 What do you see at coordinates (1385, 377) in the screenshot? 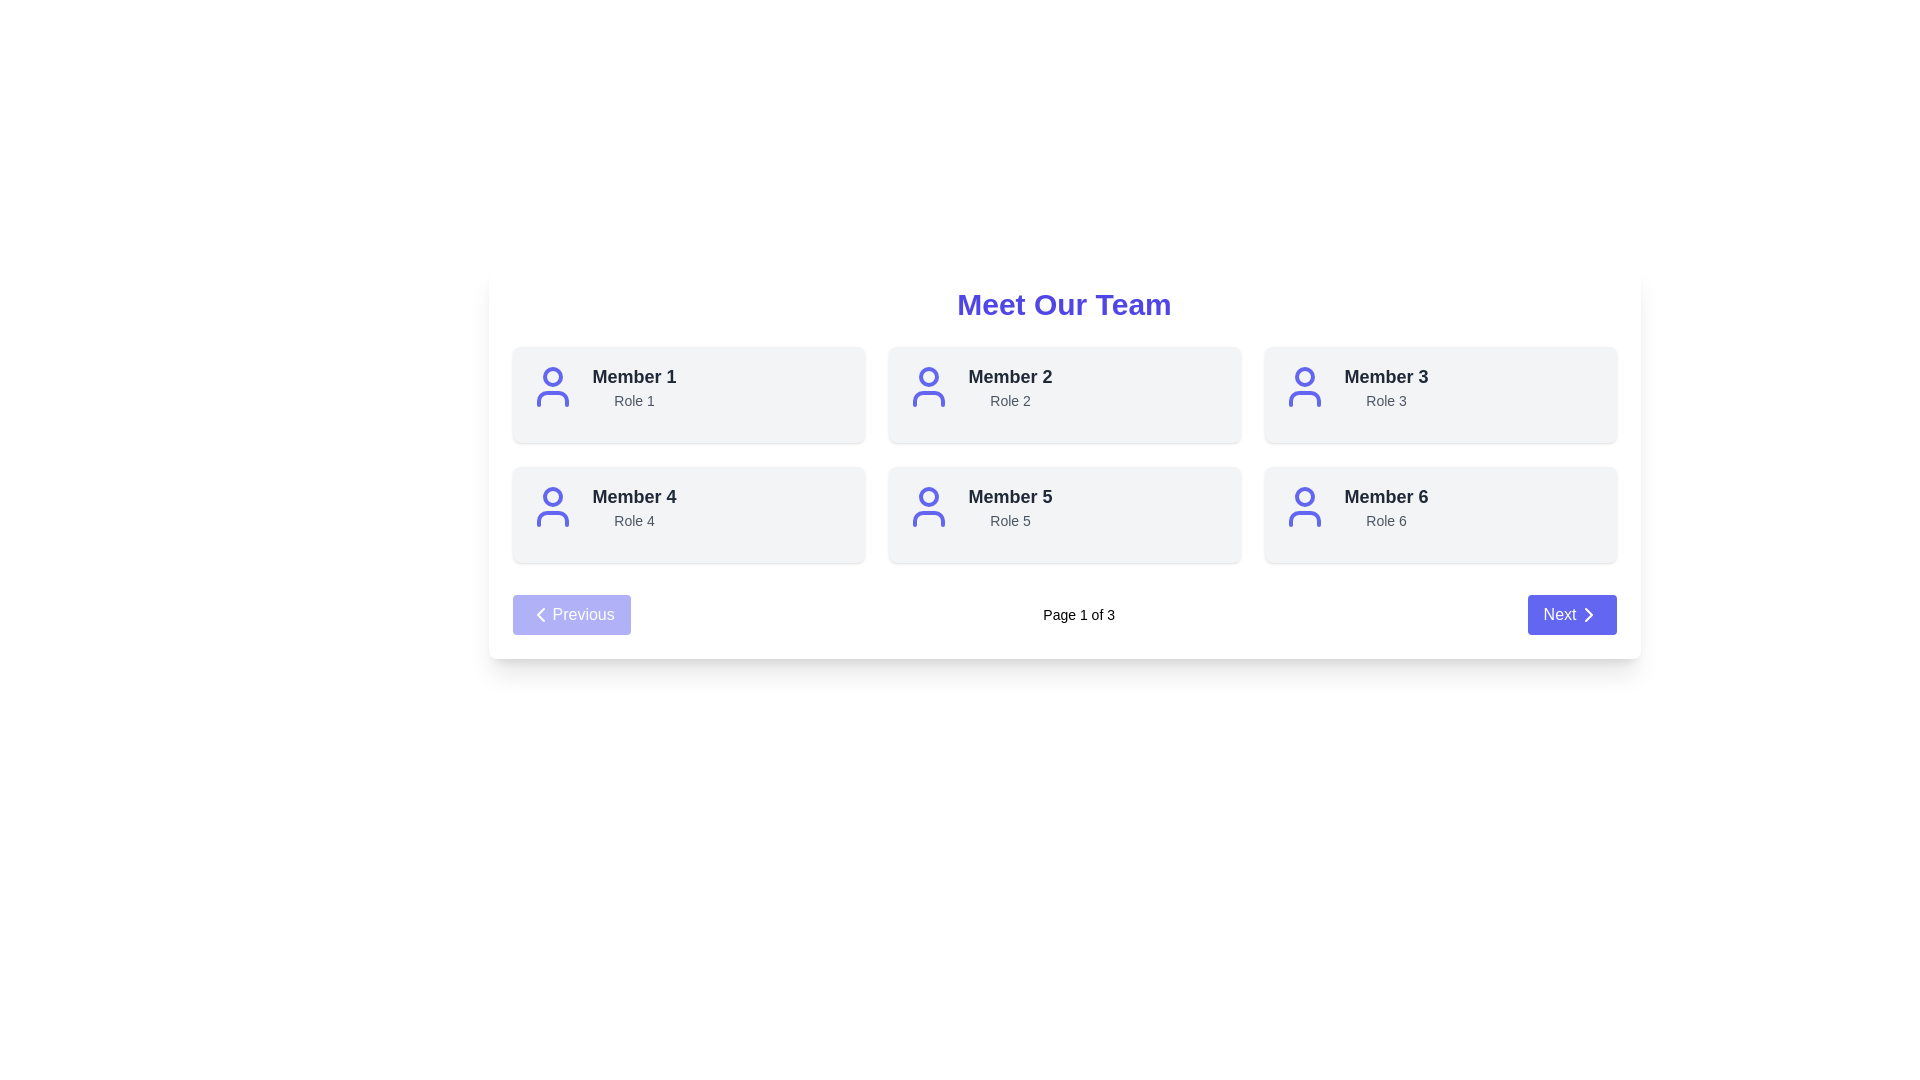
I see `the Text label displaying 'Member 3' in the team section, located in the top row, third column of the interface` at bounding box center [1385, 377].